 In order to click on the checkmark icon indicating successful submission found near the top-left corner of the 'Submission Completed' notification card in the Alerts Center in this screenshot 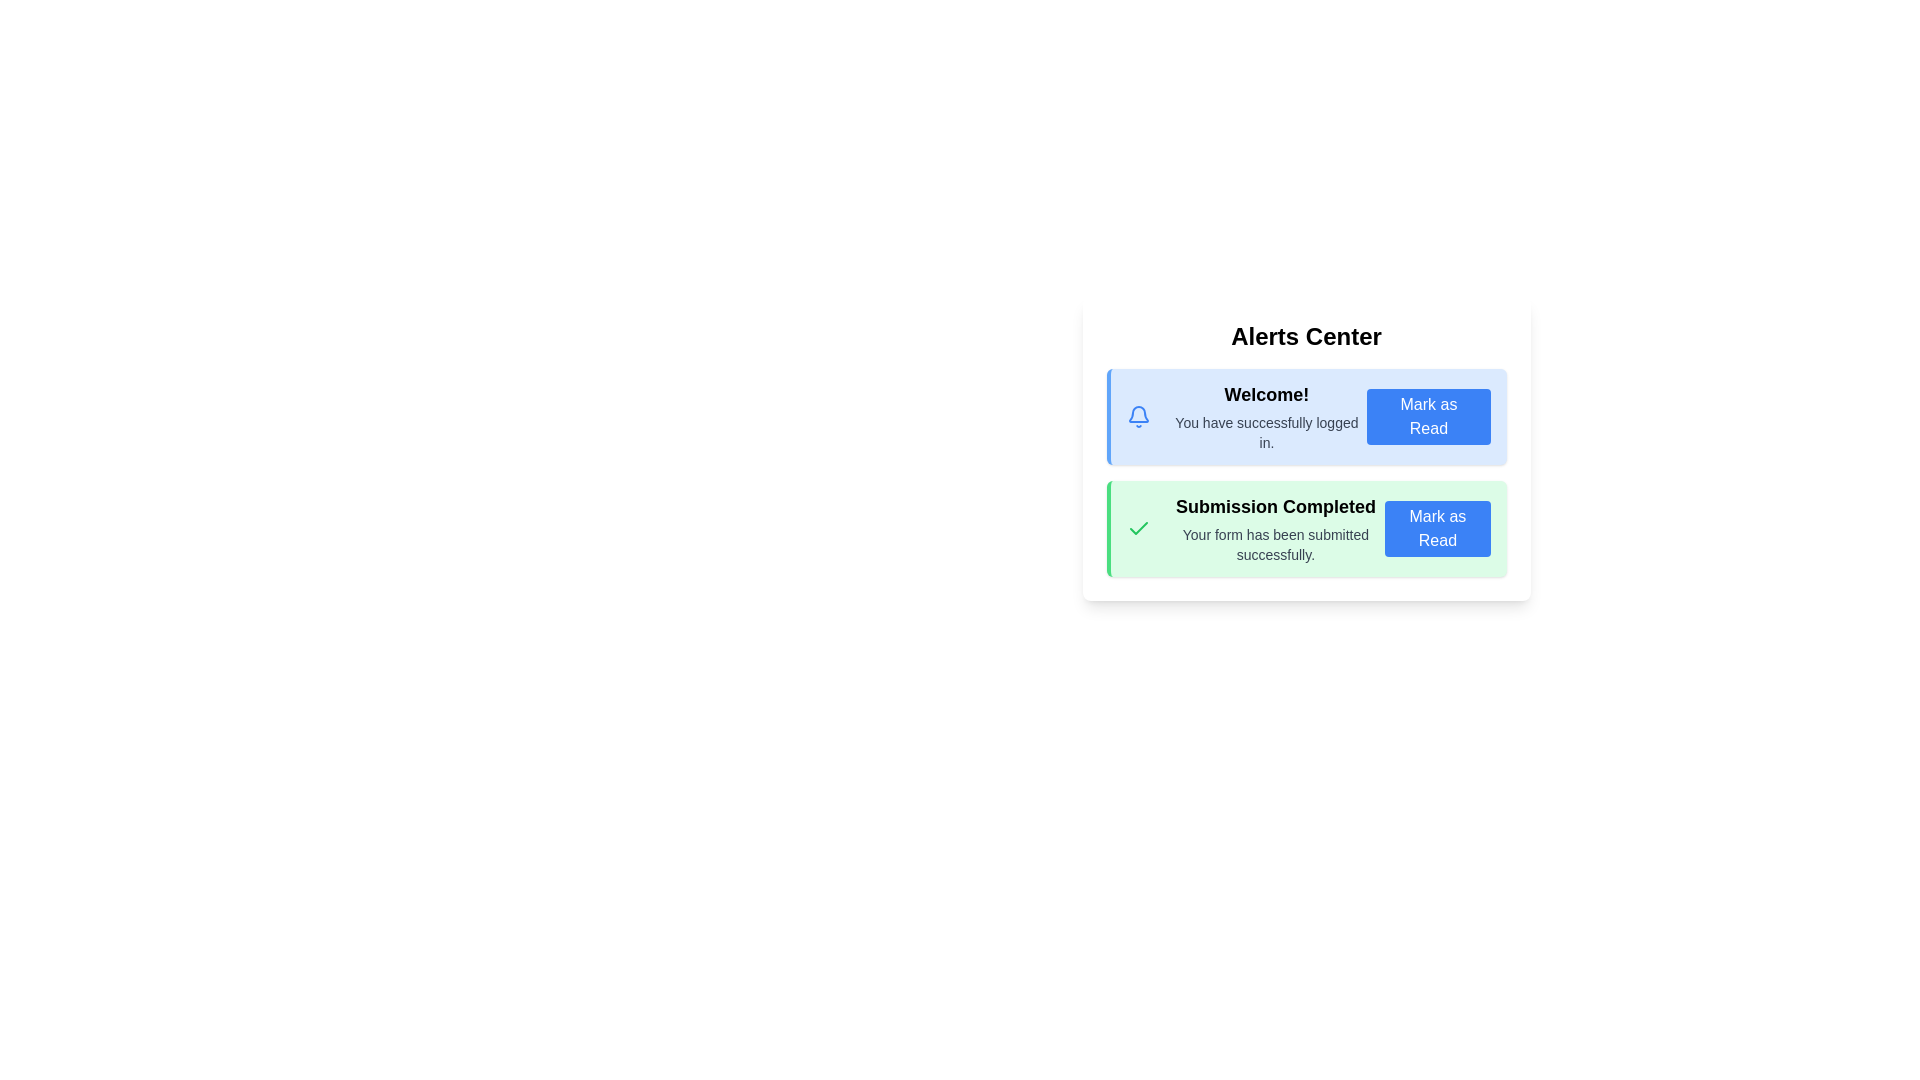, I will do `click(1138, 527)`.